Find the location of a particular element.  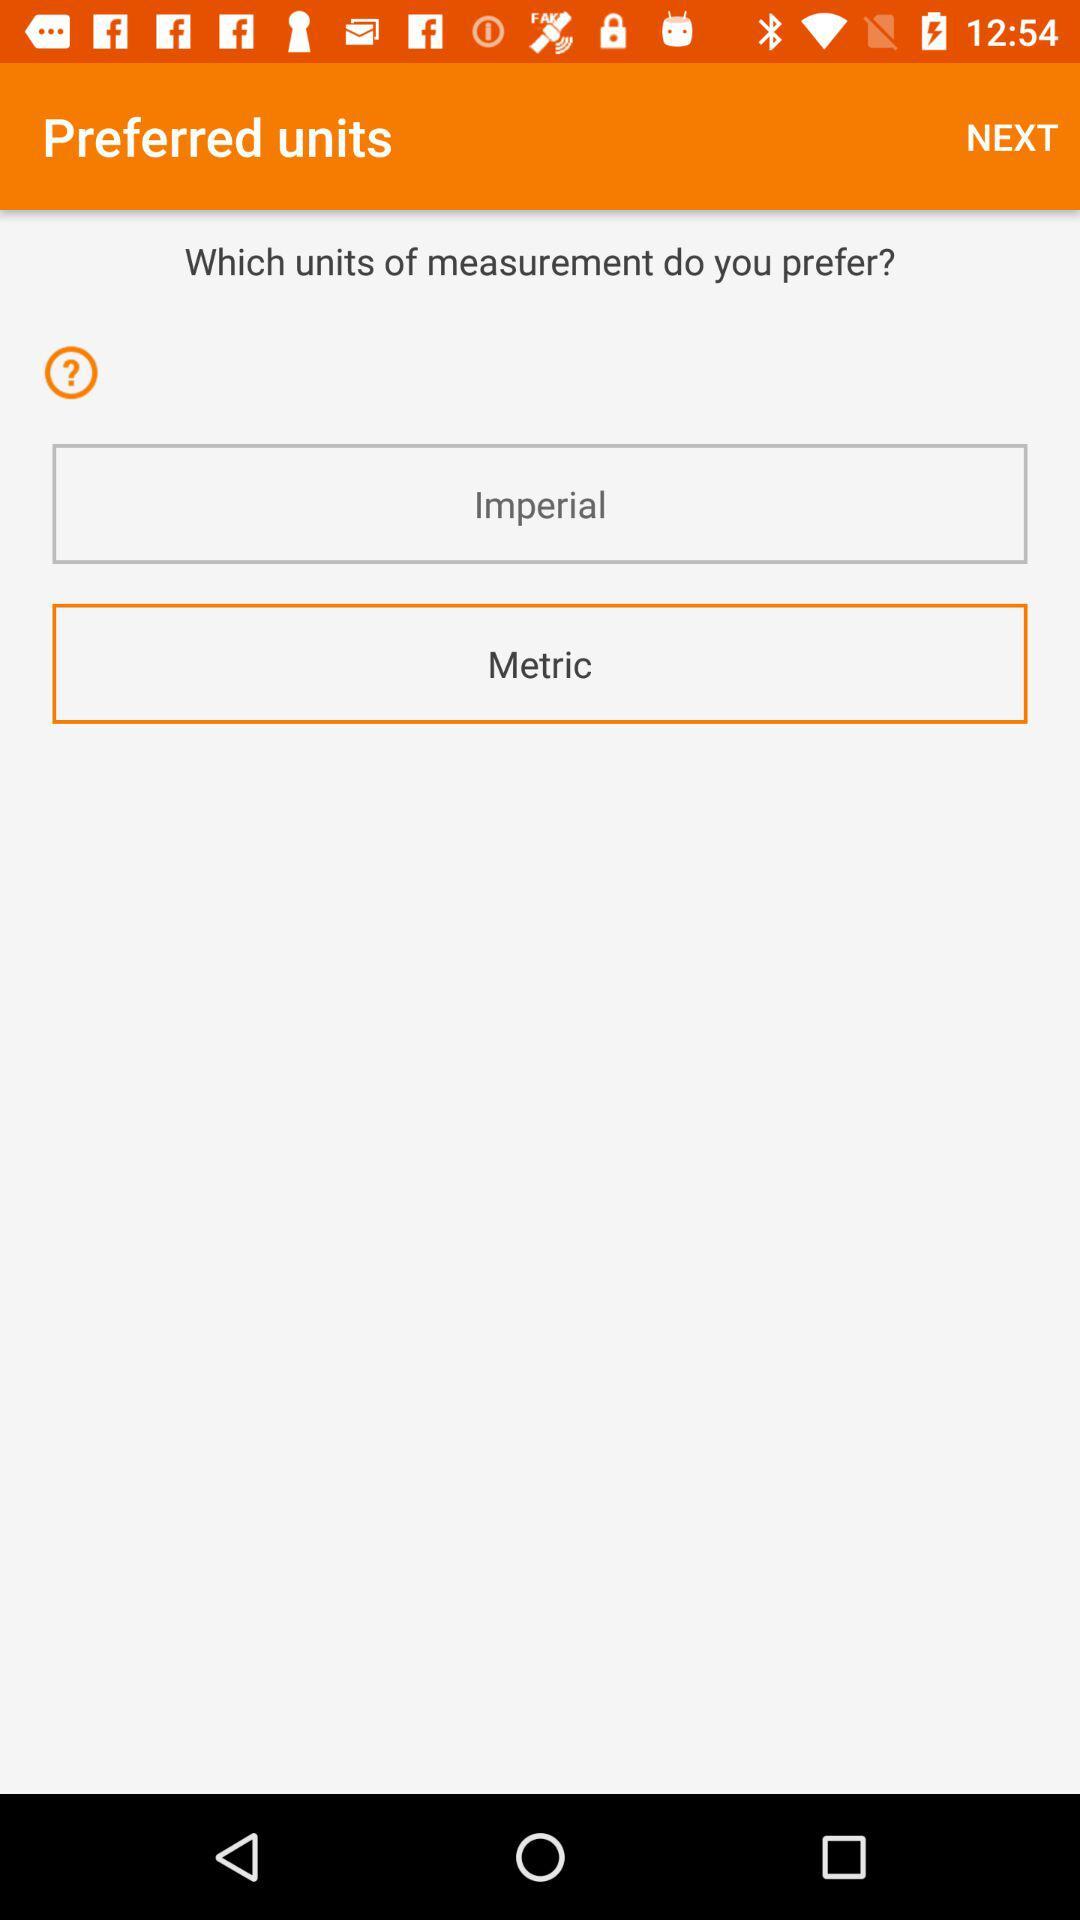

metric item is located at coordinates (540, 663).